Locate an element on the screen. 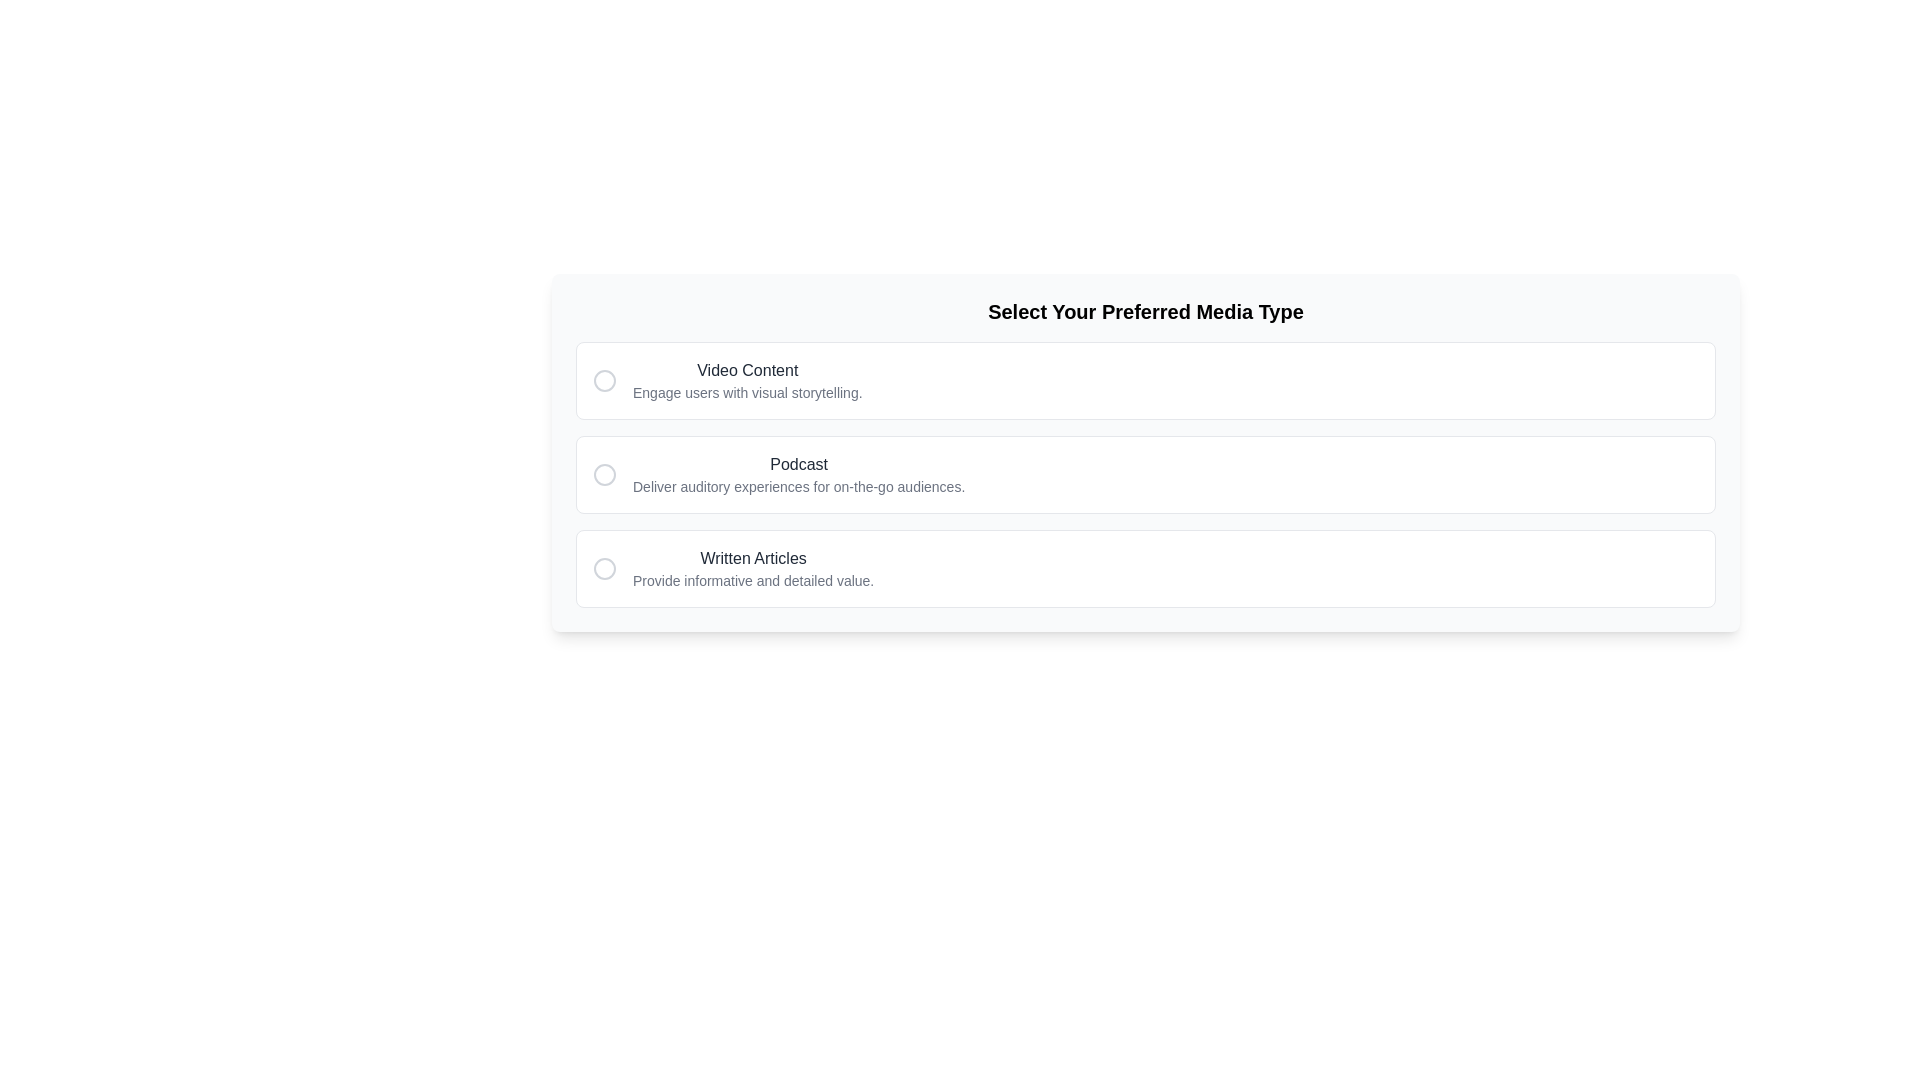  text presented in the centrally positioned text block within the 'Written Articles' option card, which includes a title and a subtitle is located at coordinates (752, 569).